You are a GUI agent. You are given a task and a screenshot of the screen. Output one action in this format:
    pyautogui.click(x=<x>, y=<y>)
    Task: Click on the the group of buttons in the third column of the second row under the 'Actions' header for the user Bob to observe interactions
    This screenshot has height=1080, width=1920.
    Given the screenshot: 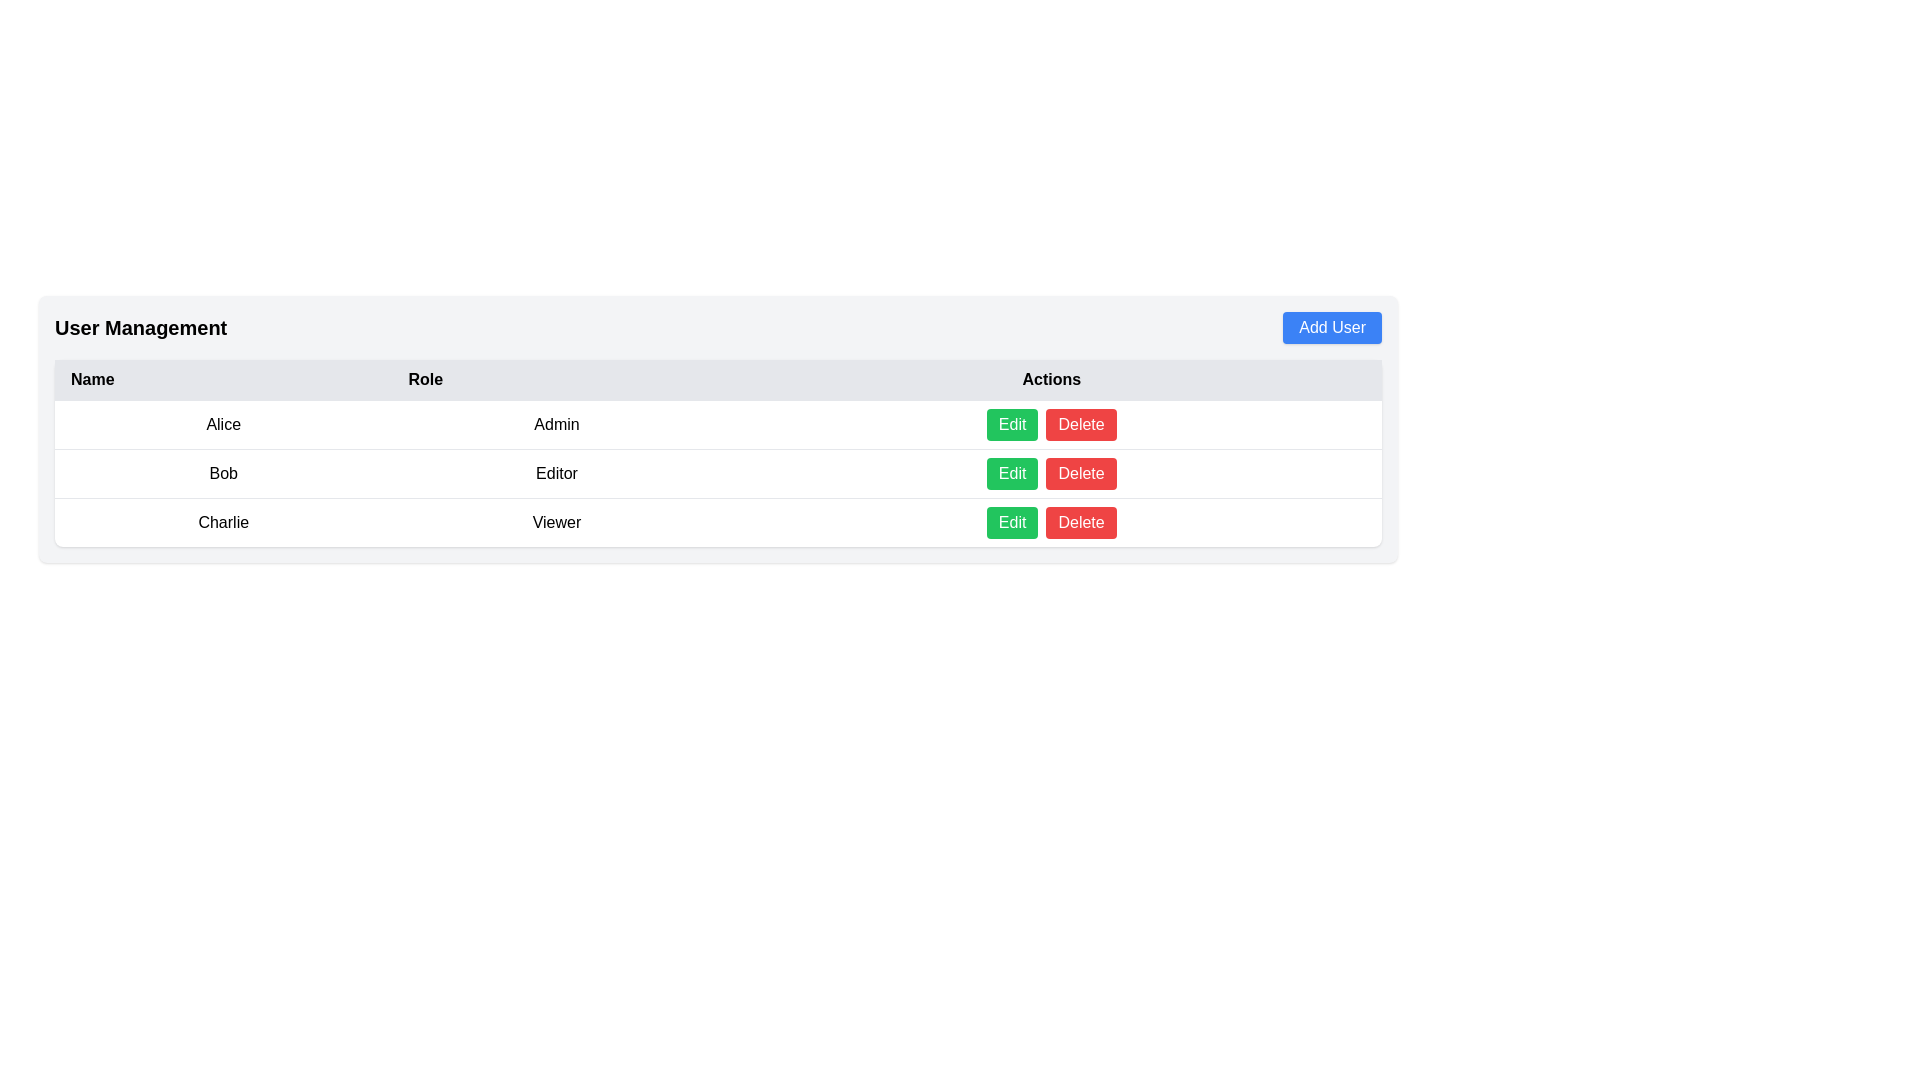 What is the action you would take?
    pyautogui.click(x=1050, y=474)
    